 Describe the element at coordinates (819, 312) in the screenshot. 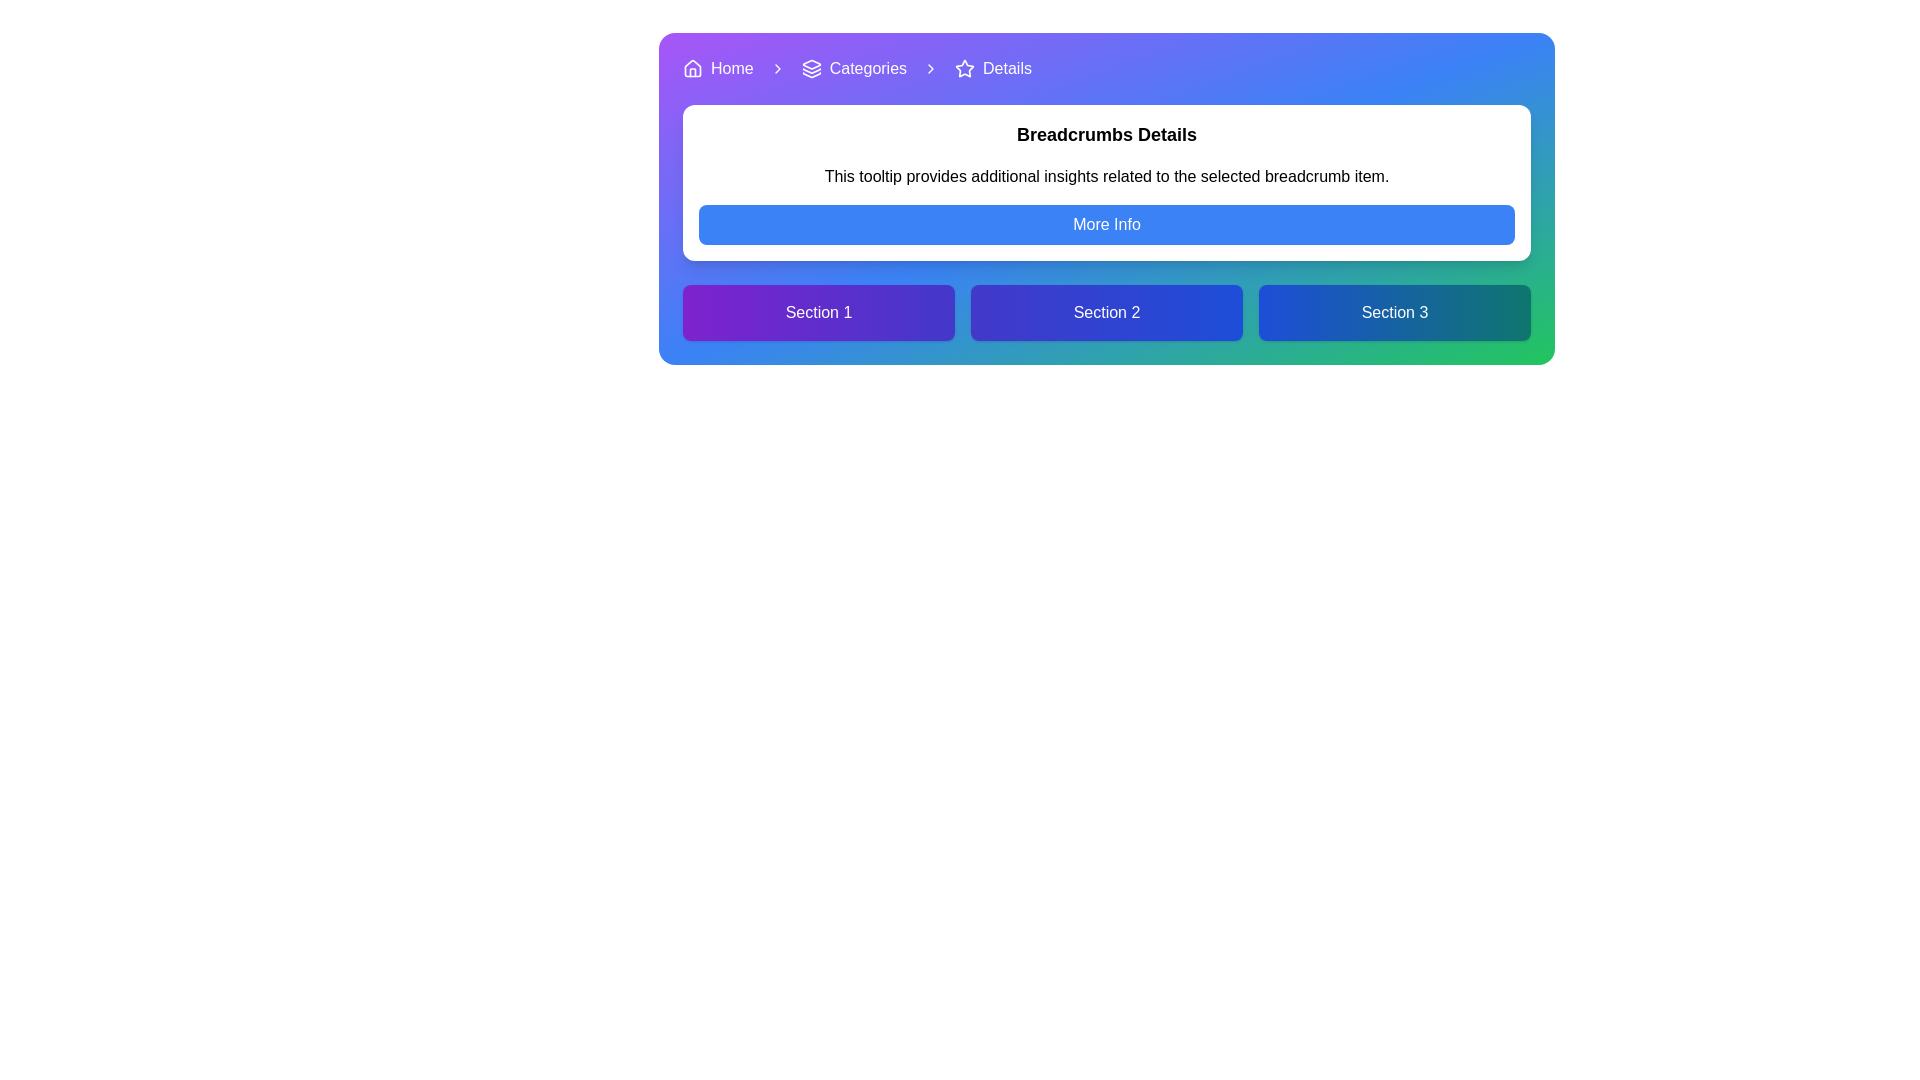

I see `the static label or navigational button with the text 'Section 1', which has a gradient background from purple to indigo and is located at the leftmost position in a horizontal row of three sections` at that location.